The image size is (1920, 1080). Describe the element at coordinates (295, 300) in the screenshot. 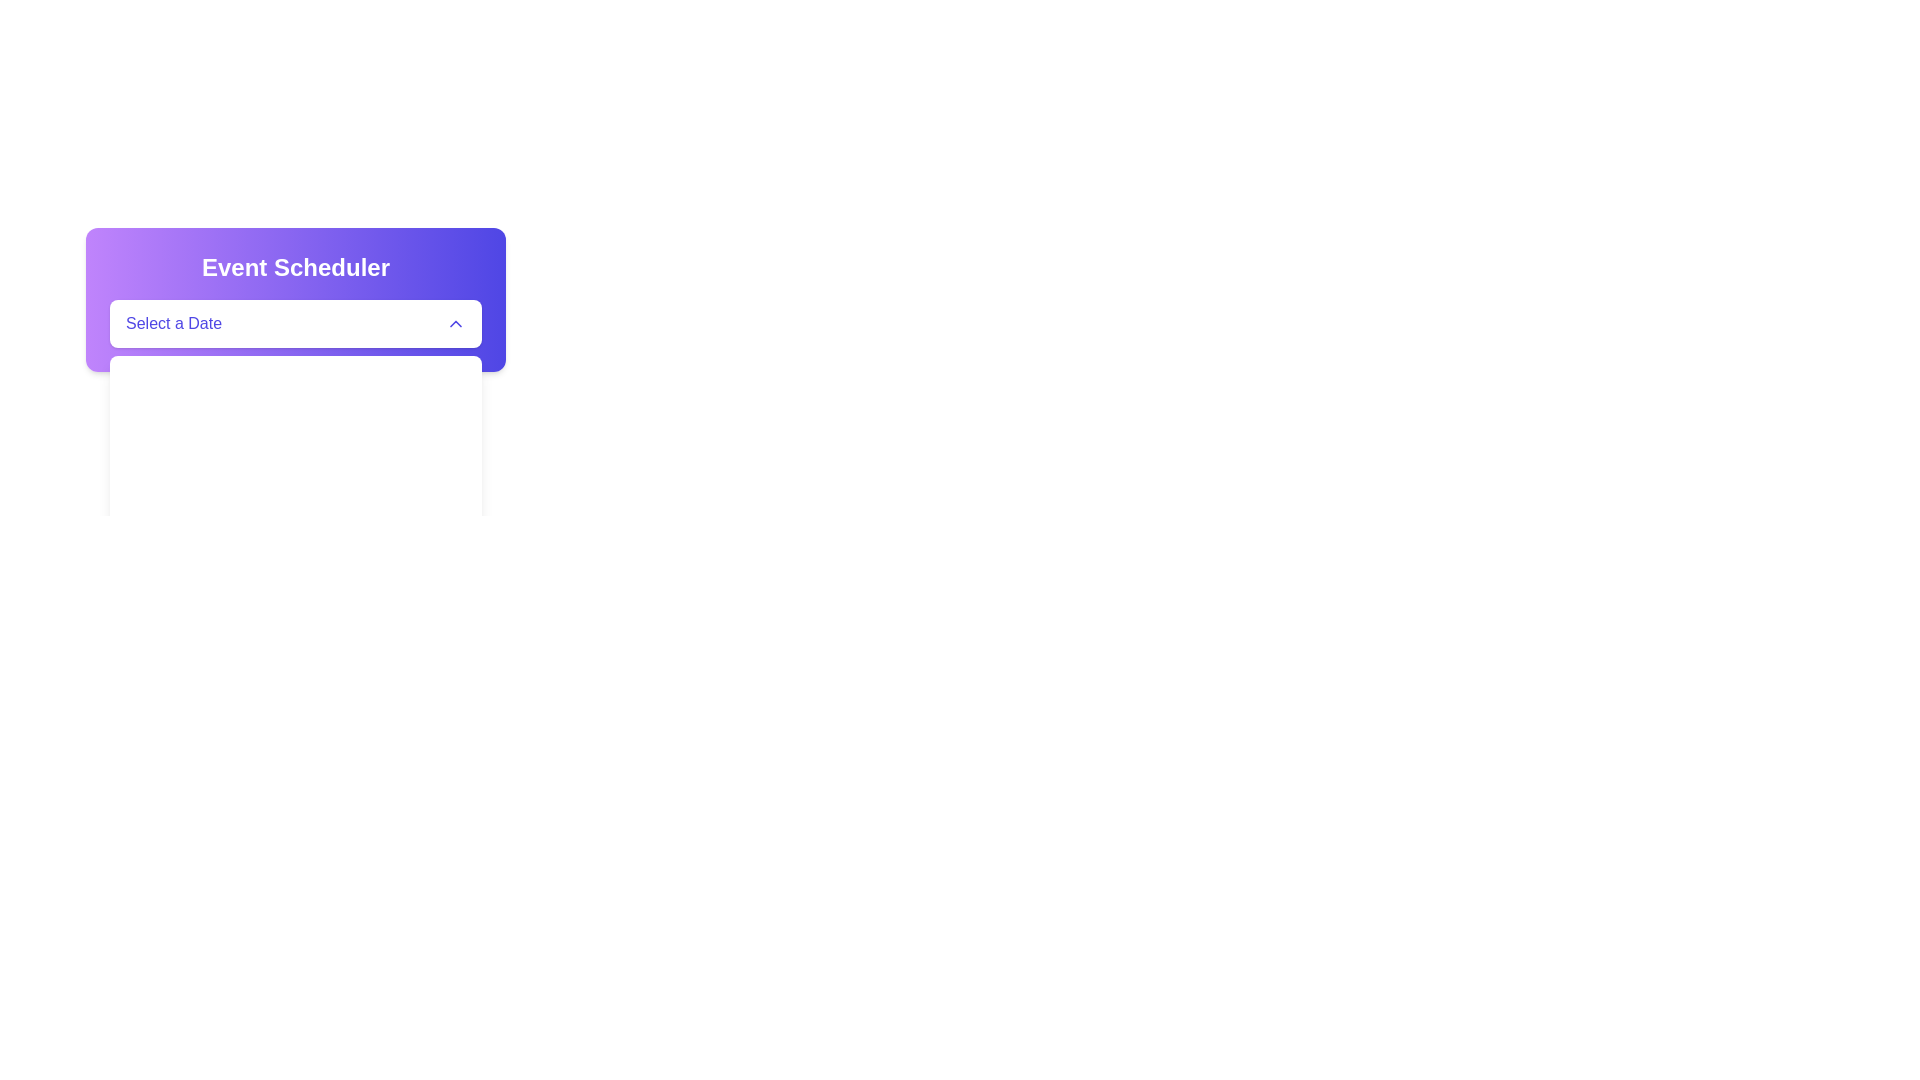

I see `the dropdown selection box beneath the header text 'Event Scheduler'` at that location.